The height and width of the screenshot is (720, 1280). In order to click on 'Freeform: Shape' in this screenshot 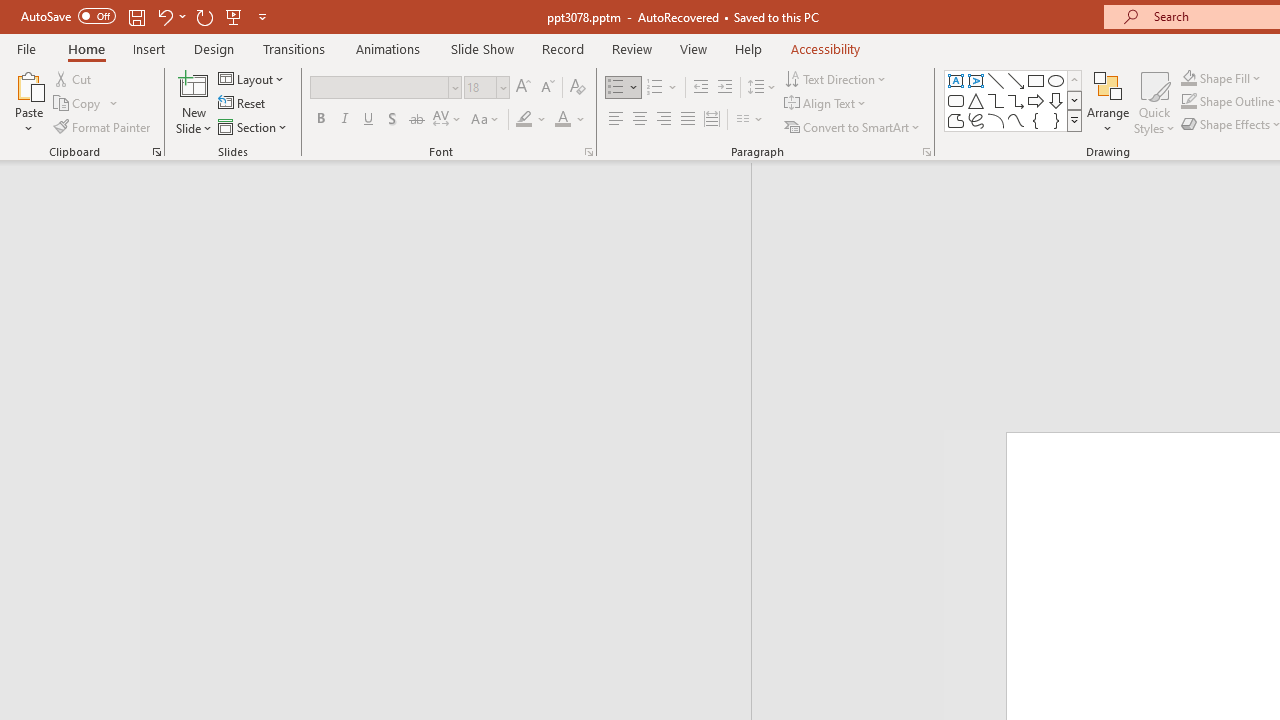, I will do `click(955, 120)`.